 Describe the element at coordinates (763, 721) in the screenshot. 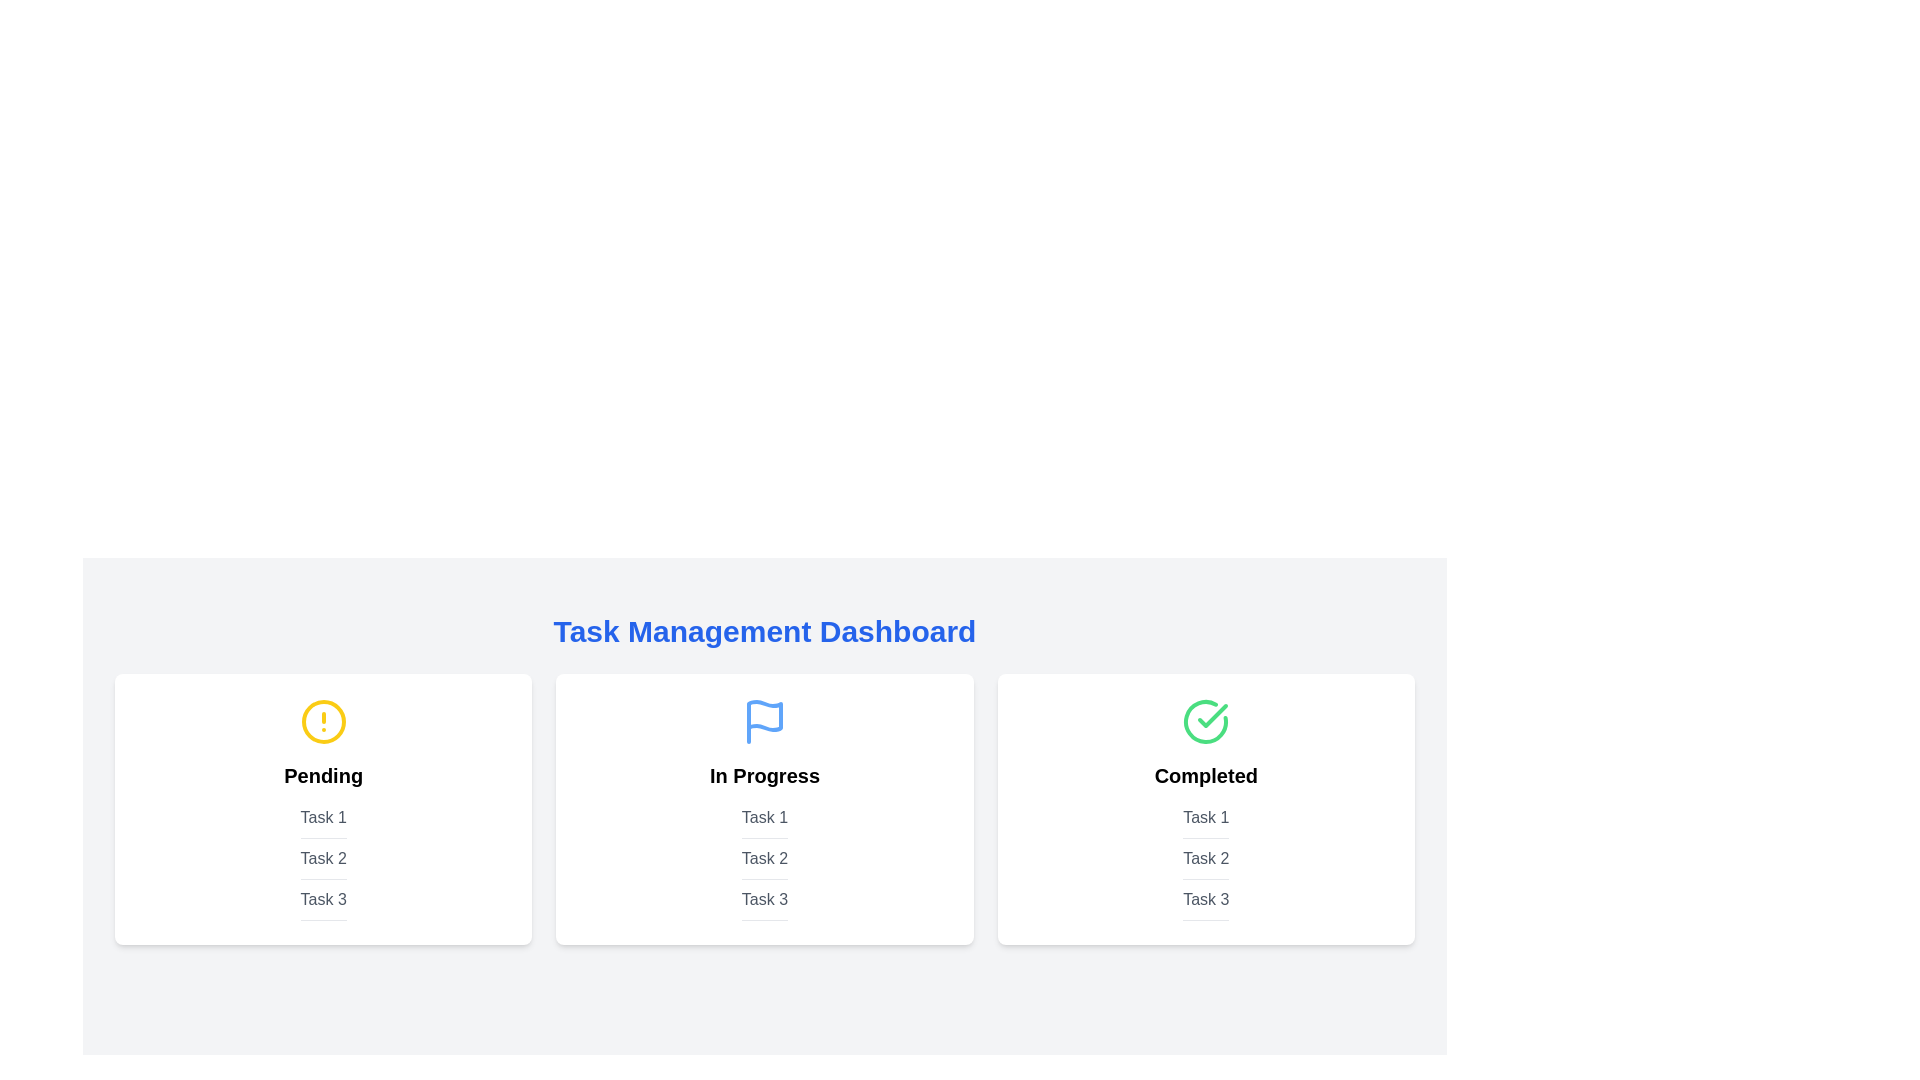

I see `the 'In Progress' status icon, which is centrally located above the text 'In Progress' in a three-column card layout` at that location.